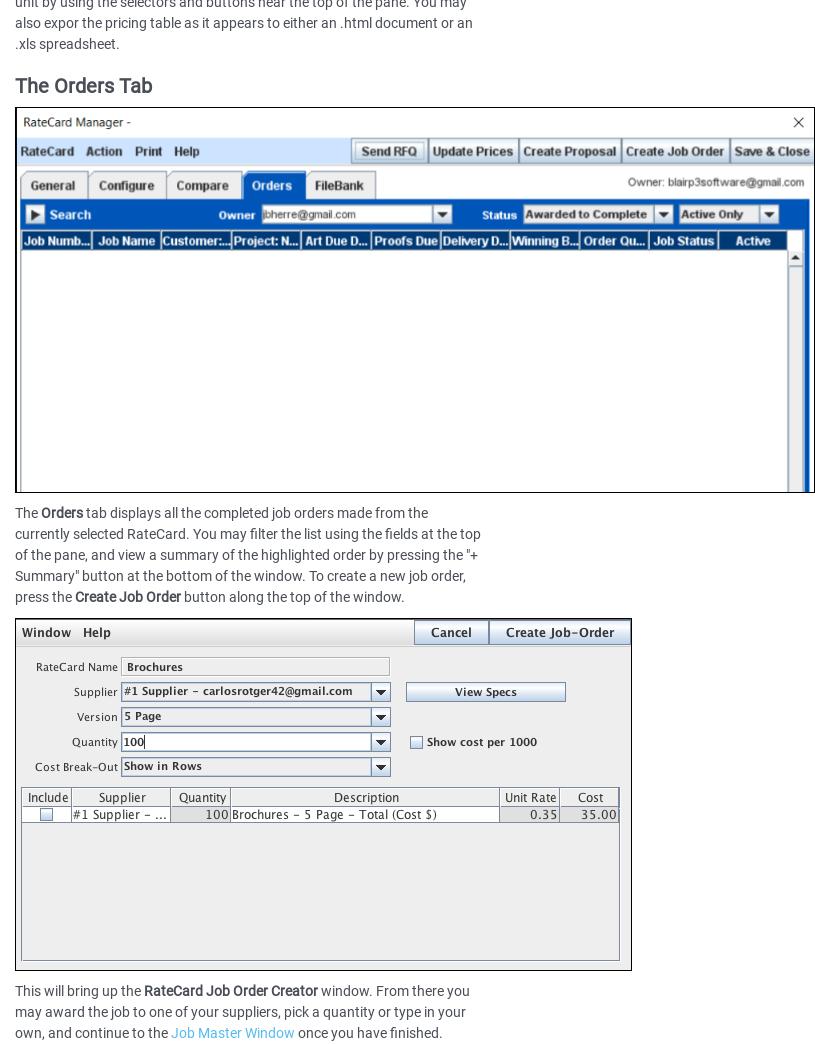 This screenshot has height=1044, width=815. Describe the element at coordinates (78, 990) in the screenshot. I see `'This will bring up the'` at that location.